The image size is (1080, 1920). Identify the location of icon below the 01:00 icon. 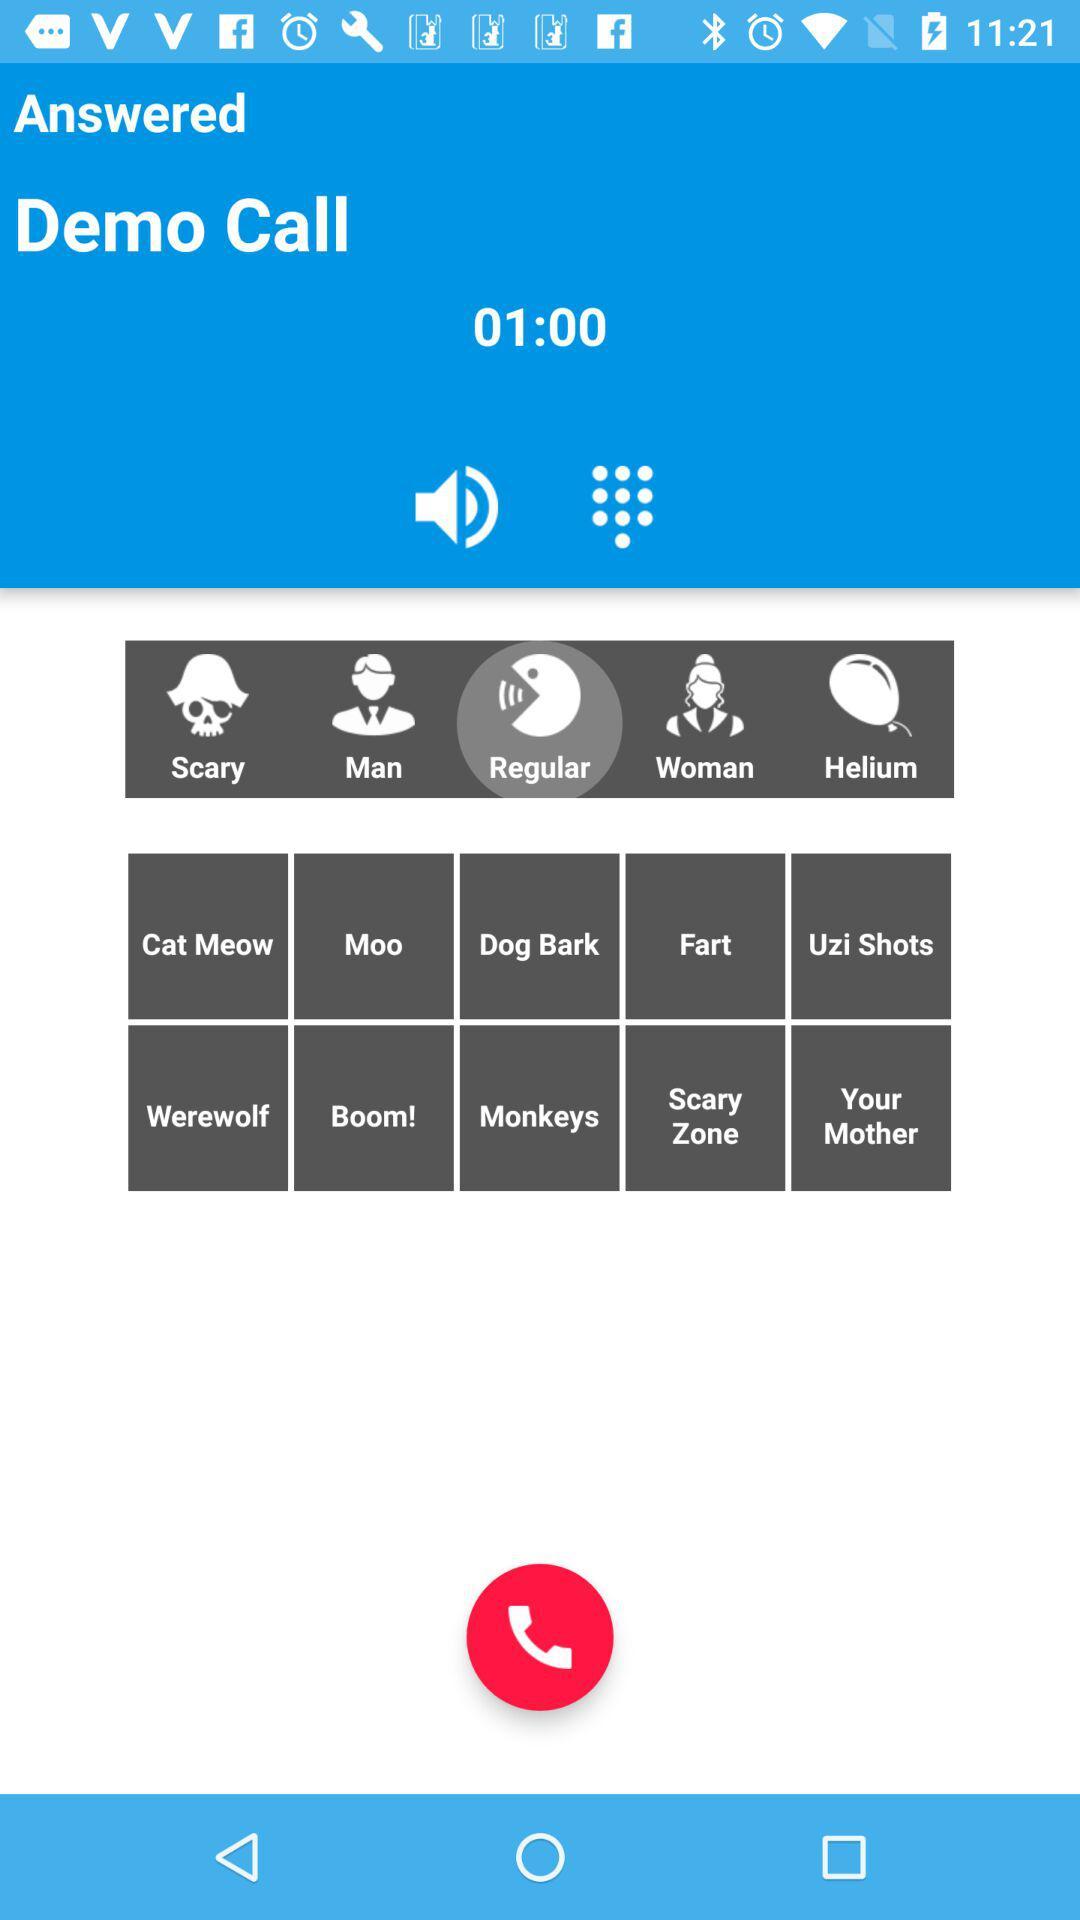
(870, 719).